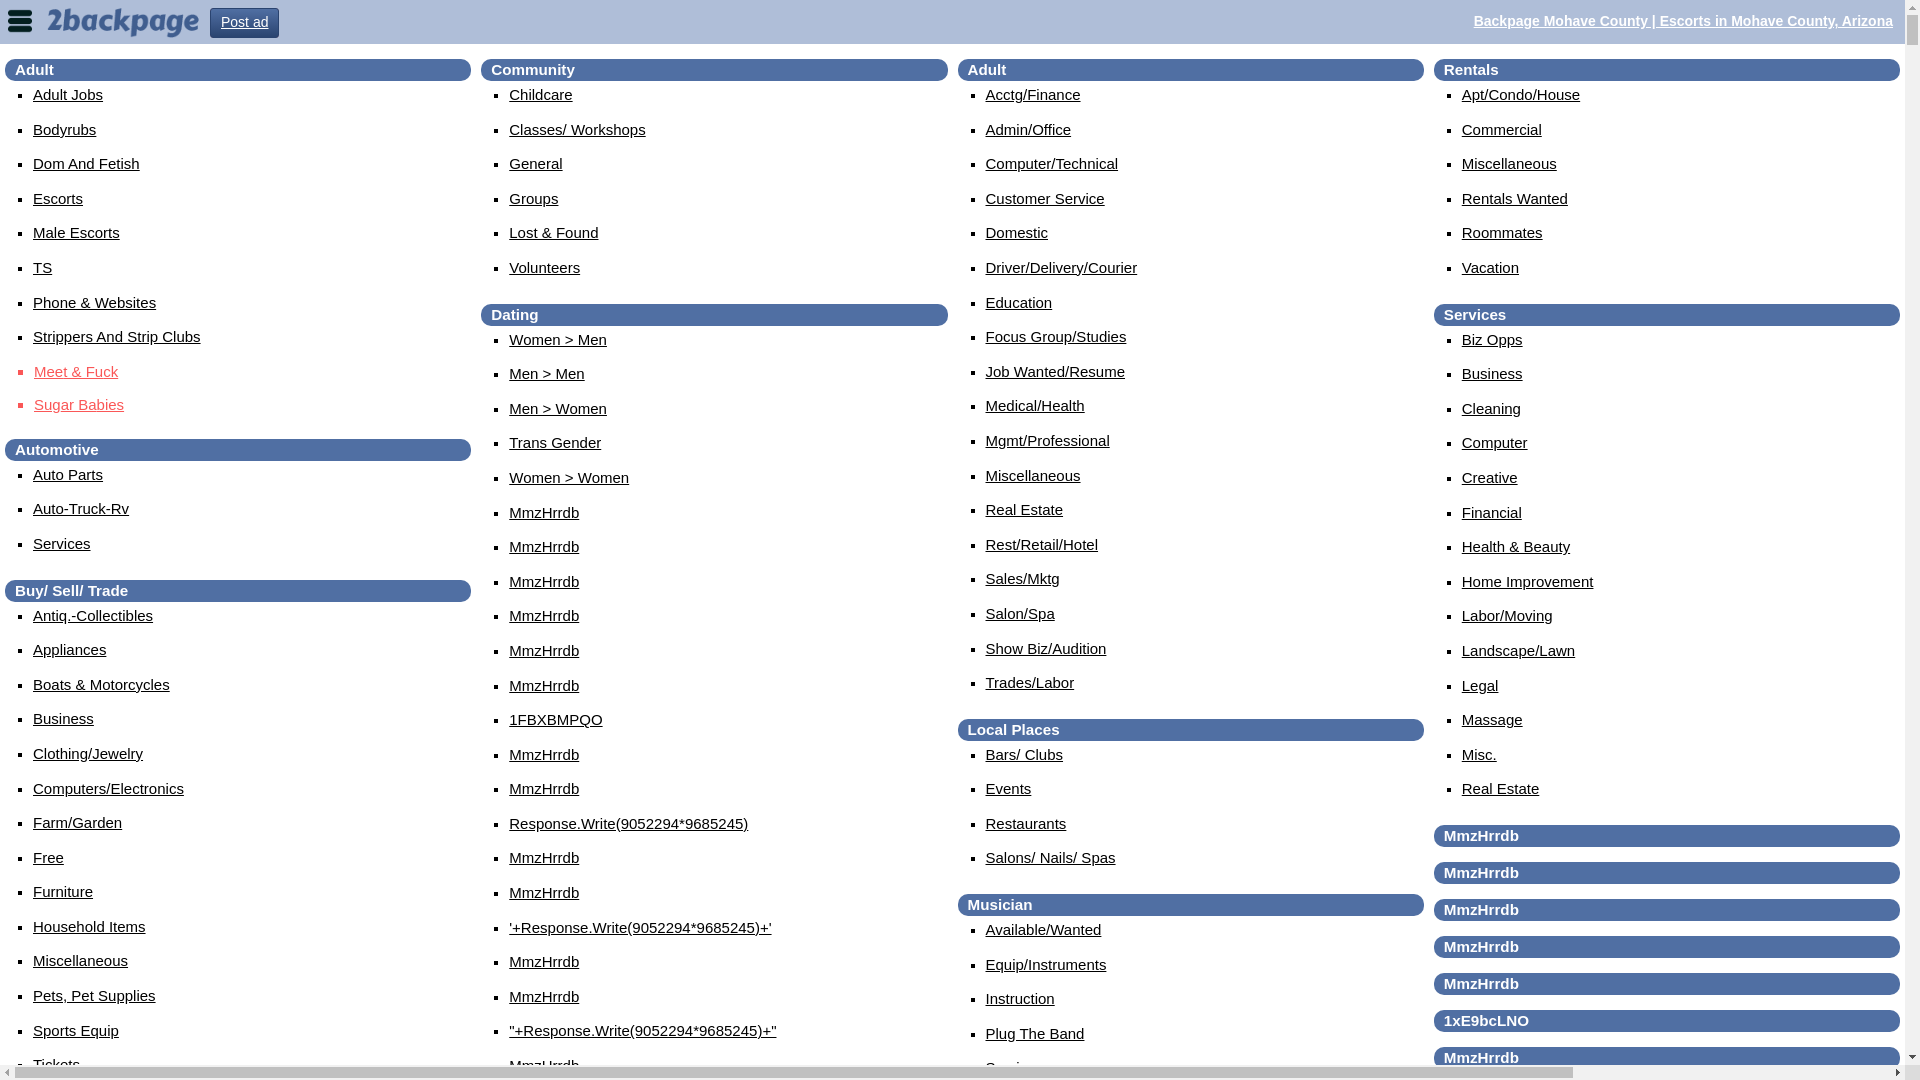 This screenshot has width=1920, height=1080. What do you see at coordinates (42, 266) in the screenshot?
I see `'TS'` at bounding box center [42, 266].